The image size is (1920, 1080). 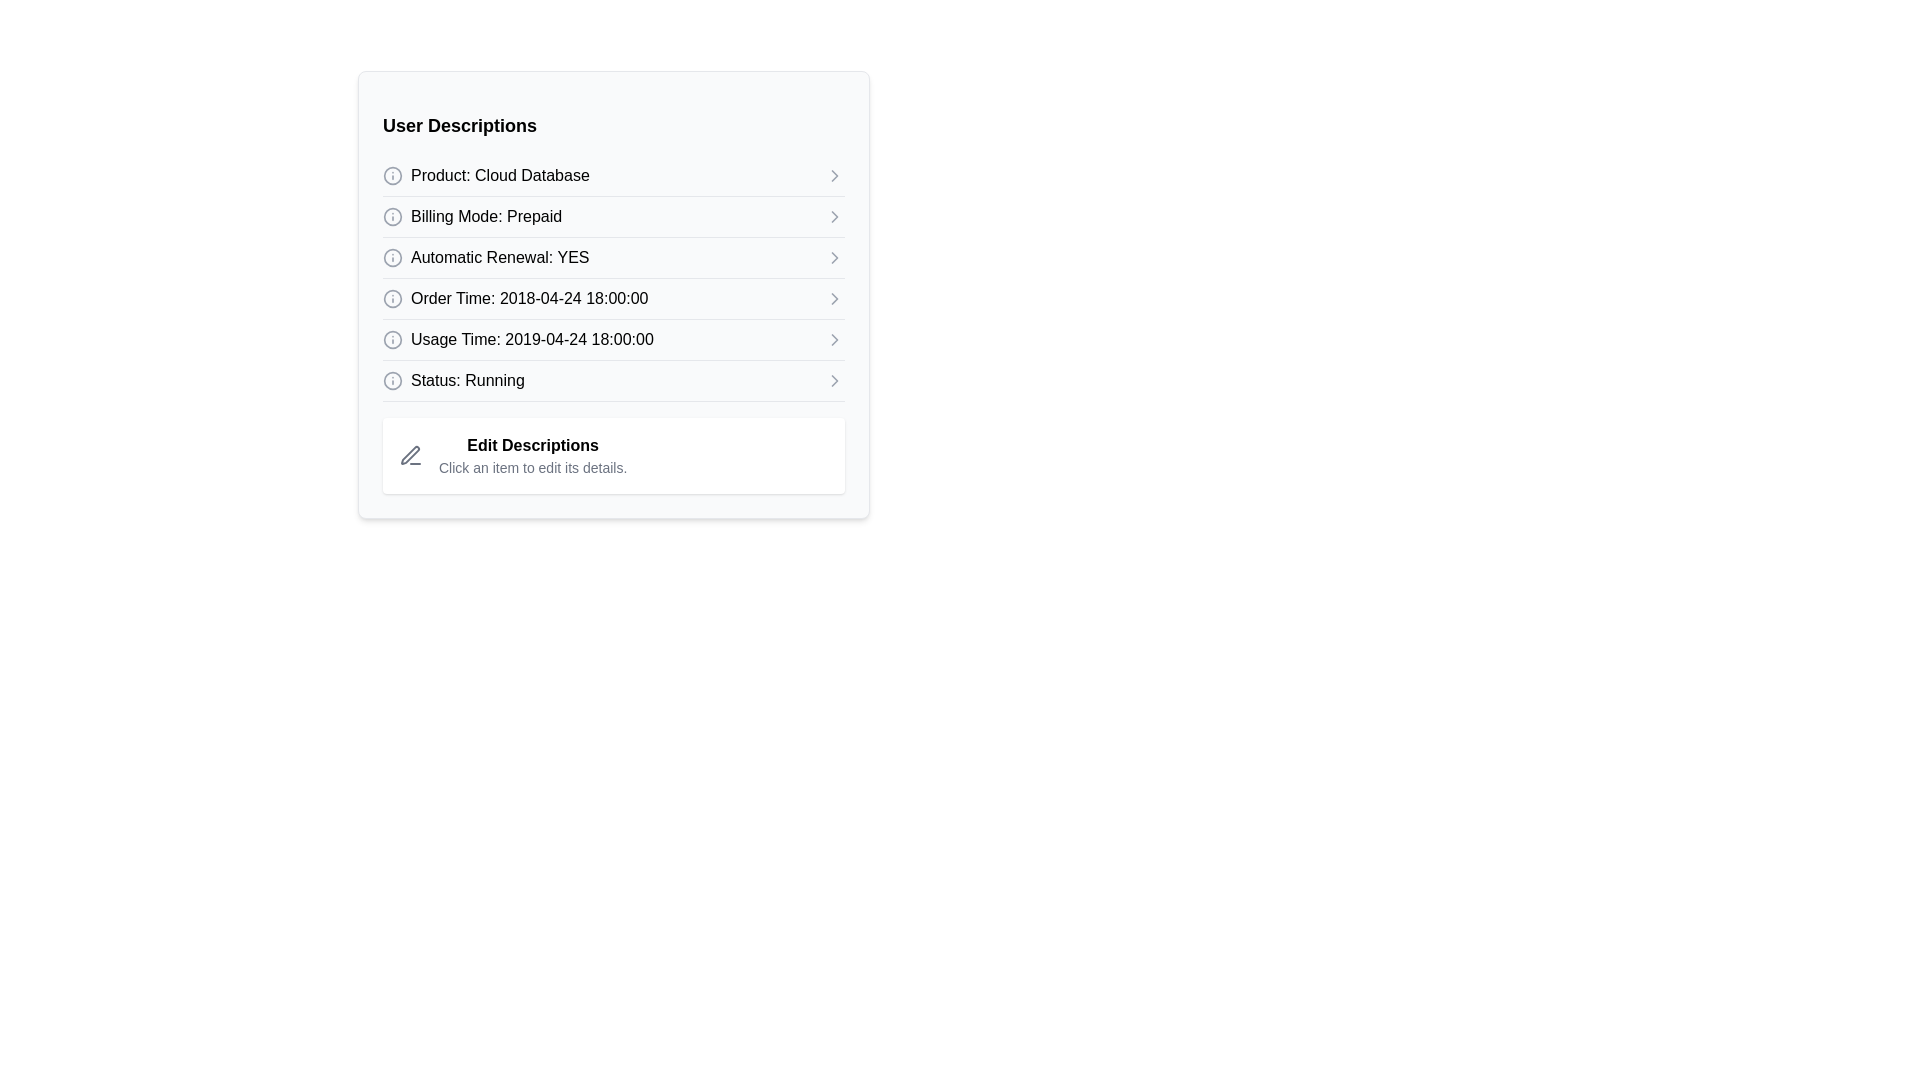 I want to click on information displayed in the 'Prepaid' billing mode text element, which is the second item under the 'User Descriptions' section in the interface, so click(x=471, y=216).